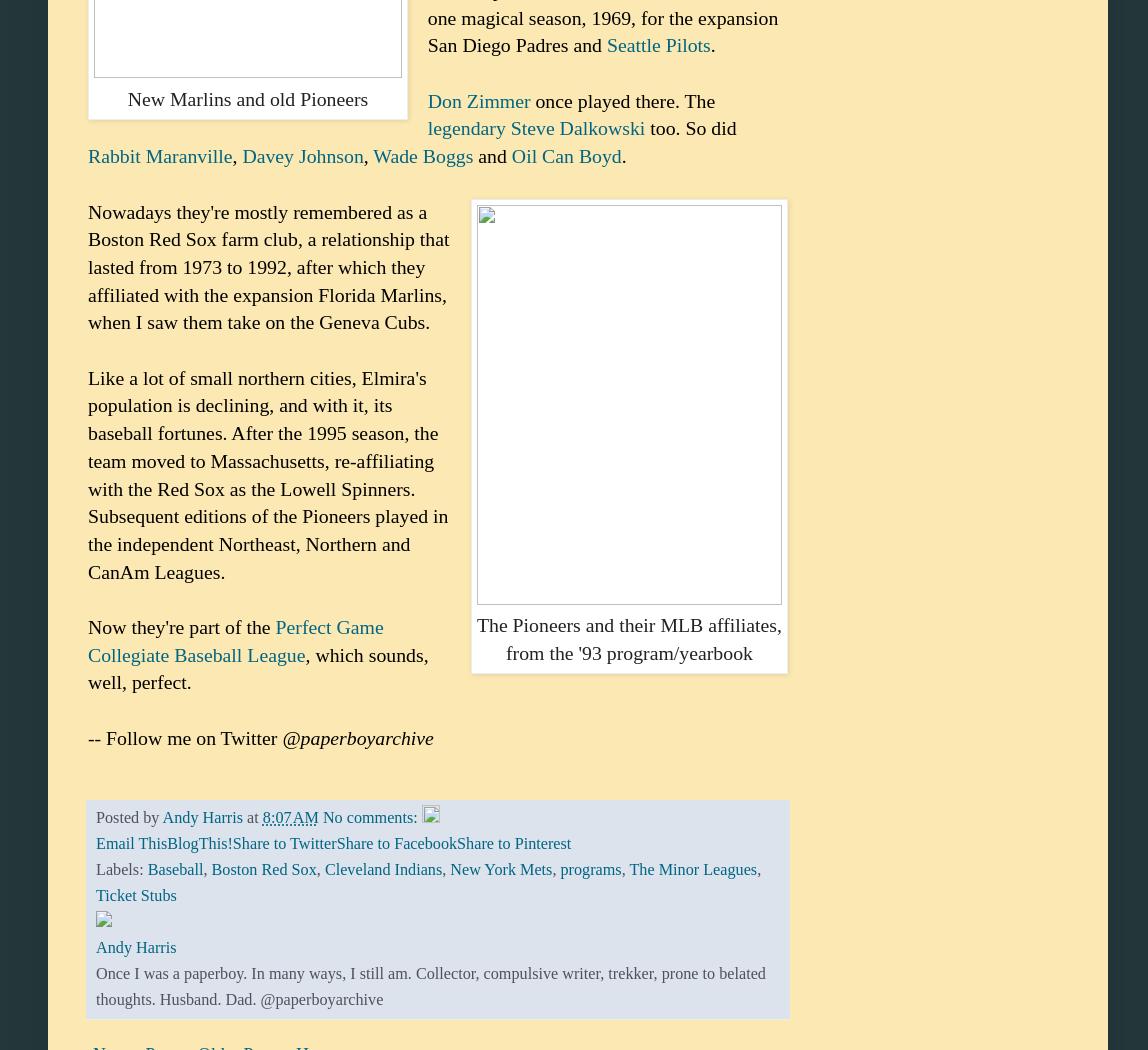 The image size is (1148, 1050). I want to click on 'once played there. The', so click(622, 99).